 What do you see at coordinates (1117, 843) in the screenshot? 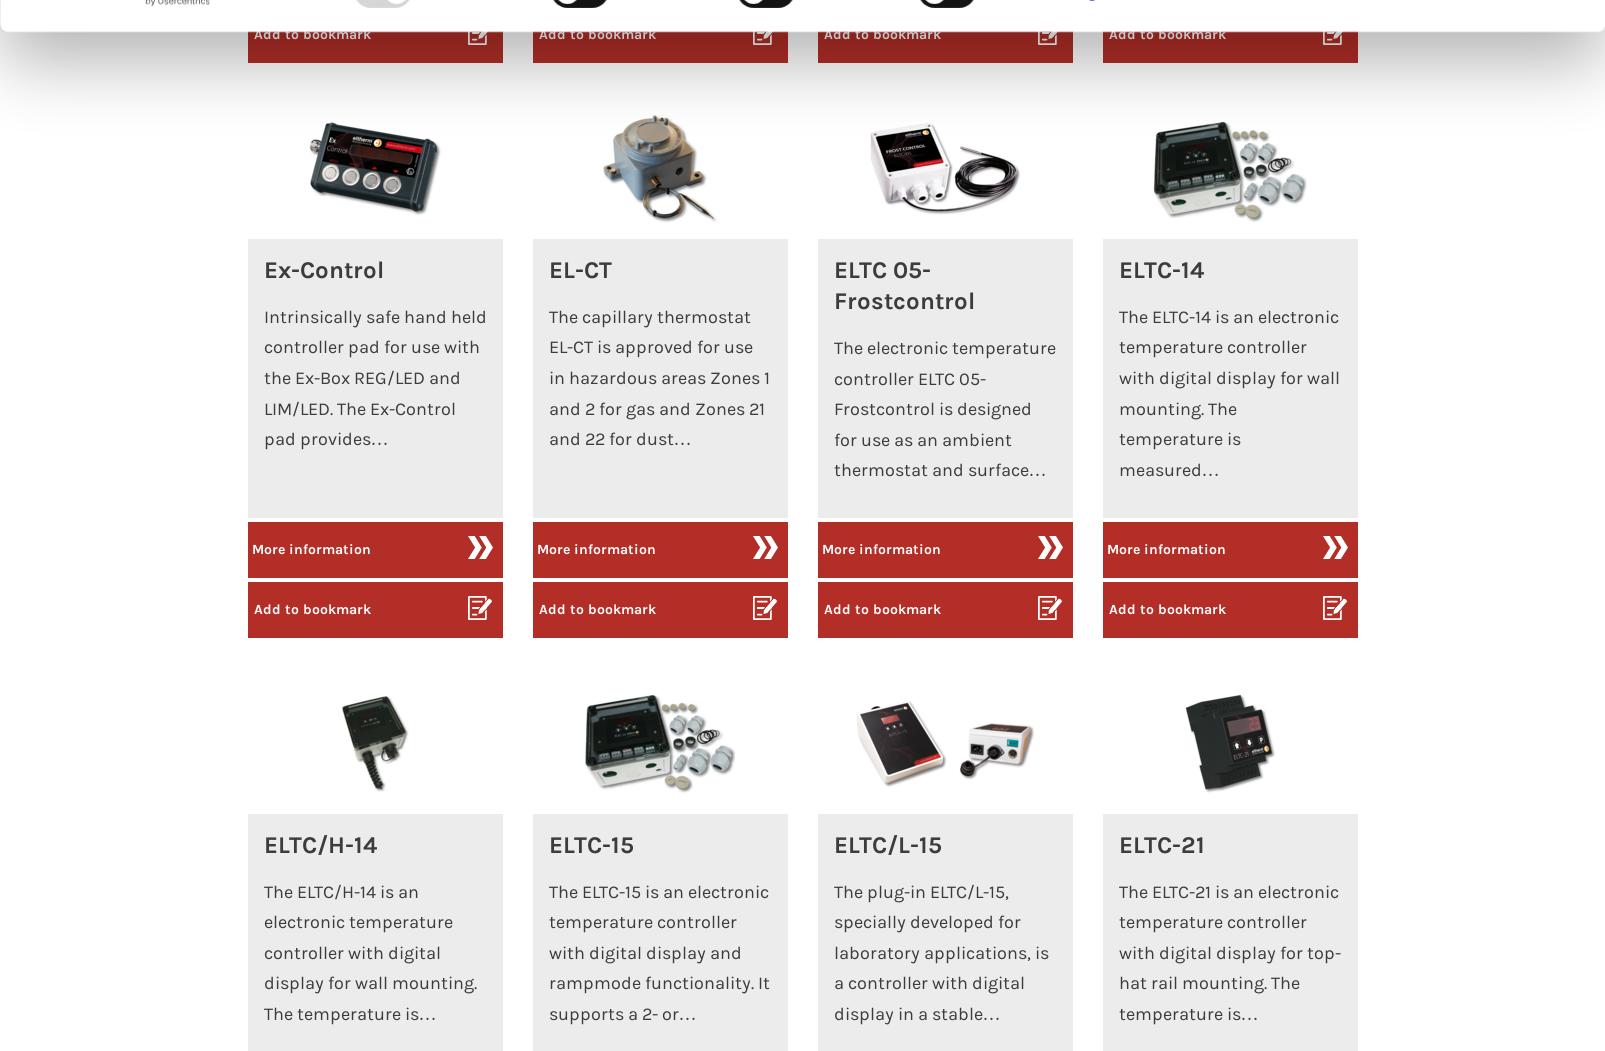
I see `'ELTC-21'` at bounding box center [1117, 843].